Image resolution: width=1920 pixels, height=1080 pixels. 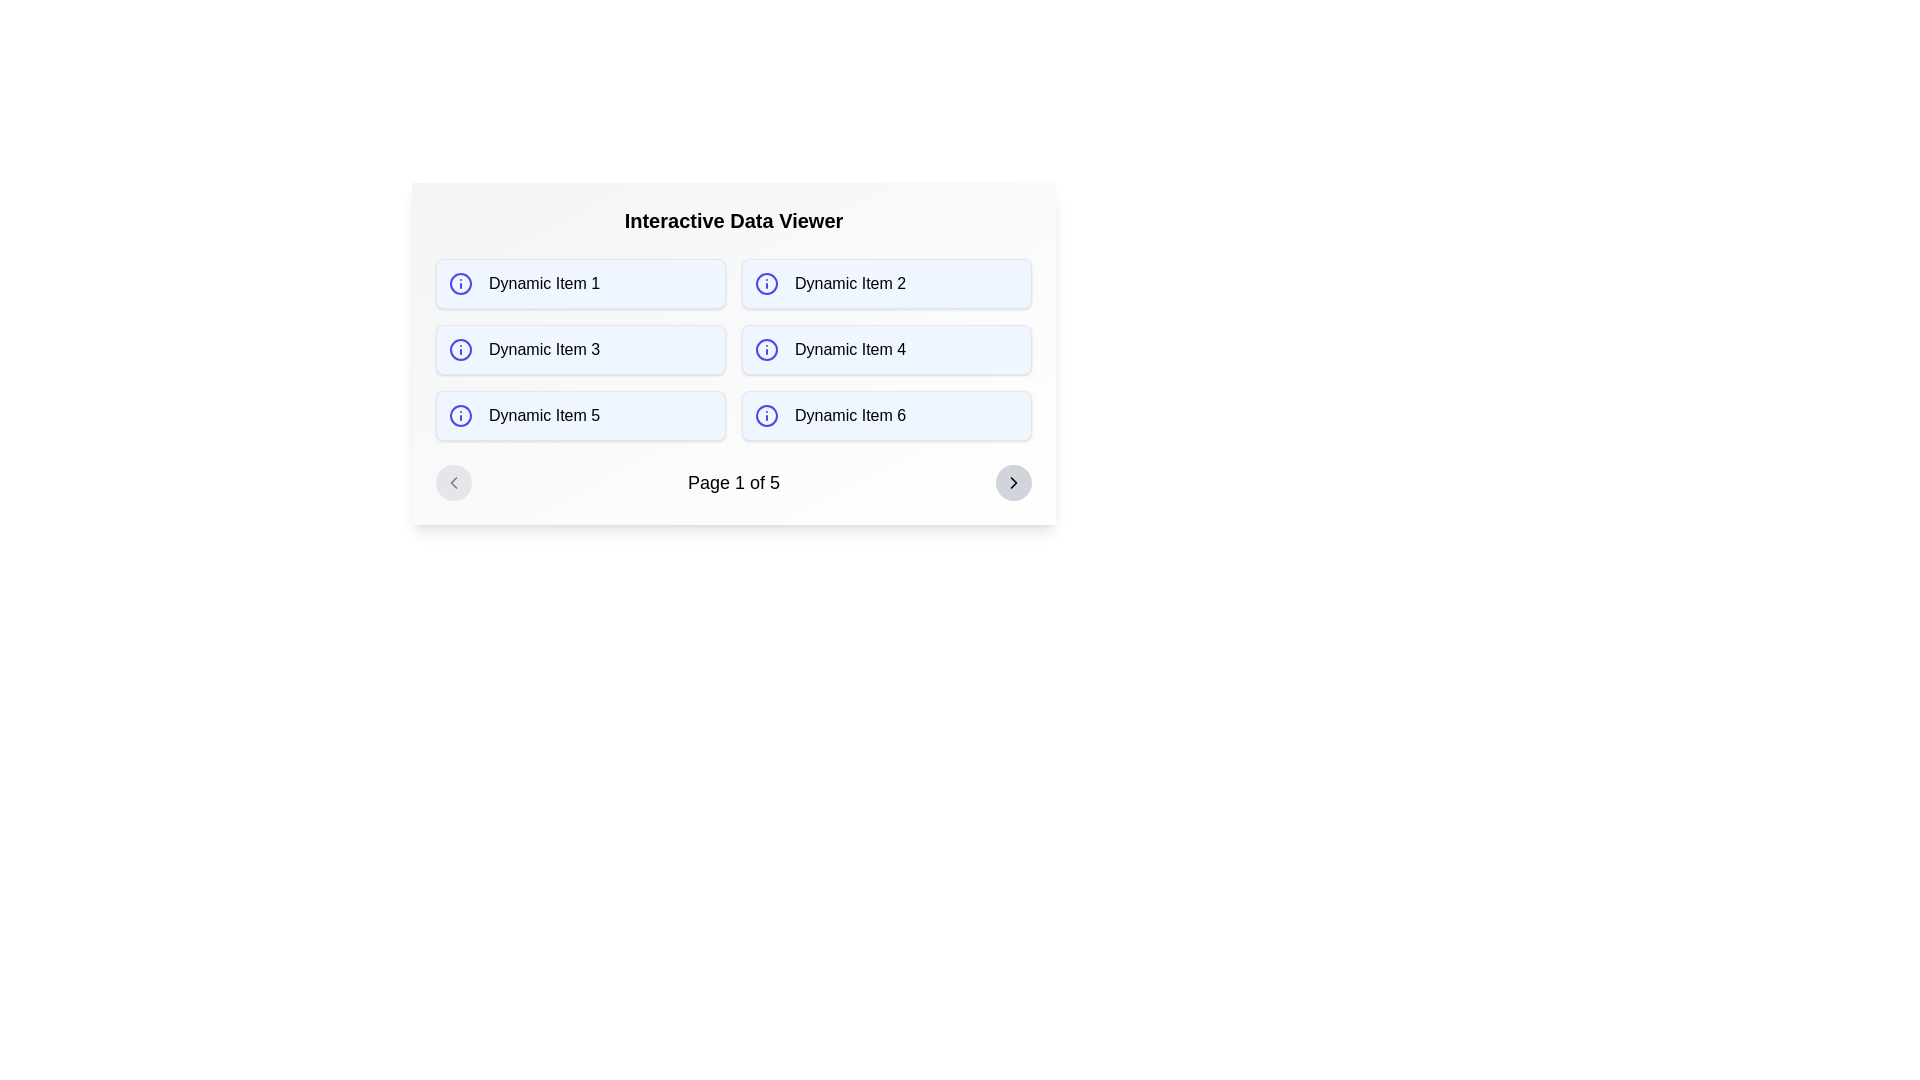 I want to click on the right-pointing chevron icon, which is a minimalistic SVG graphic indicating navigation or continuation, so click(x=1013, y=482).